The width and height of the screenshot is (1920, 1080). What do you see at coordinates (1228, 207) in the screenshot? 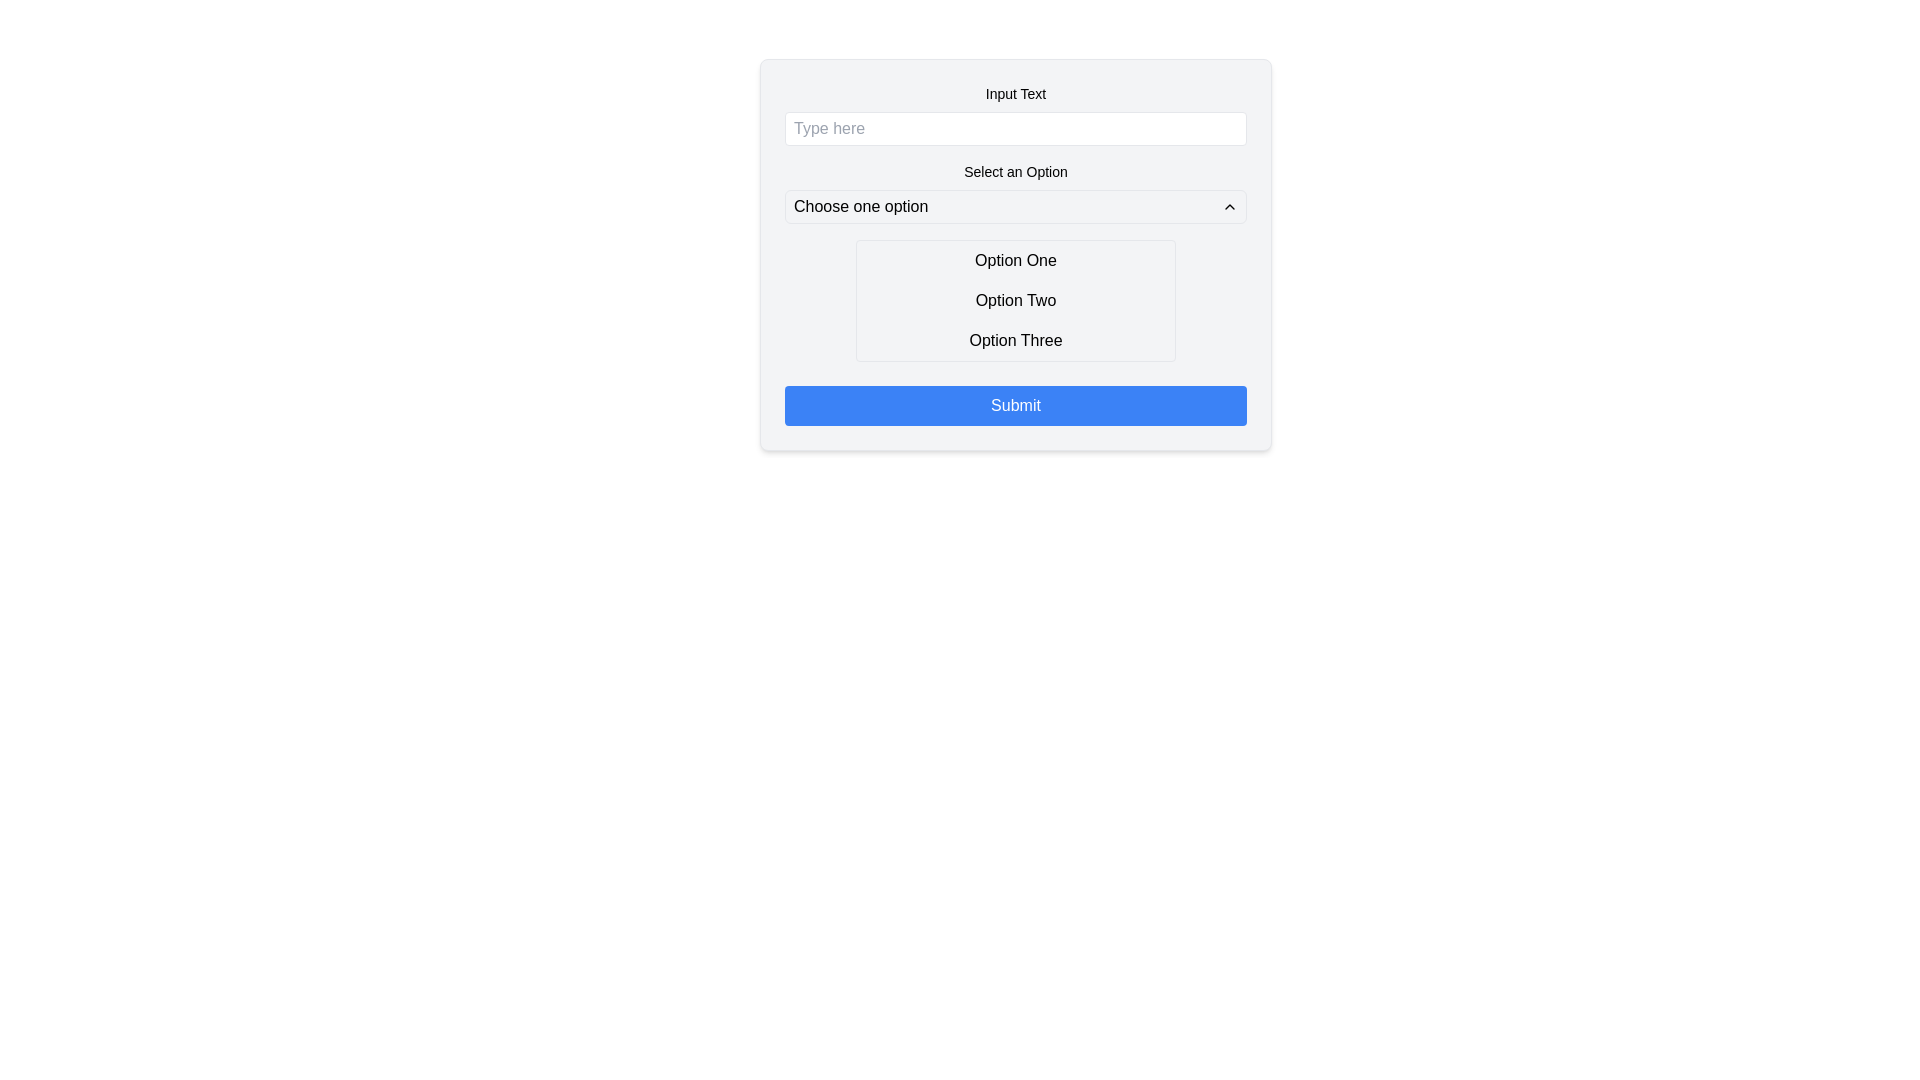
I see `the compact, triangular-shaped chevron icon that points upward, positioned to the far right within the bordered box labeled 'Choose one option'` at bounding box center [1228, 207].